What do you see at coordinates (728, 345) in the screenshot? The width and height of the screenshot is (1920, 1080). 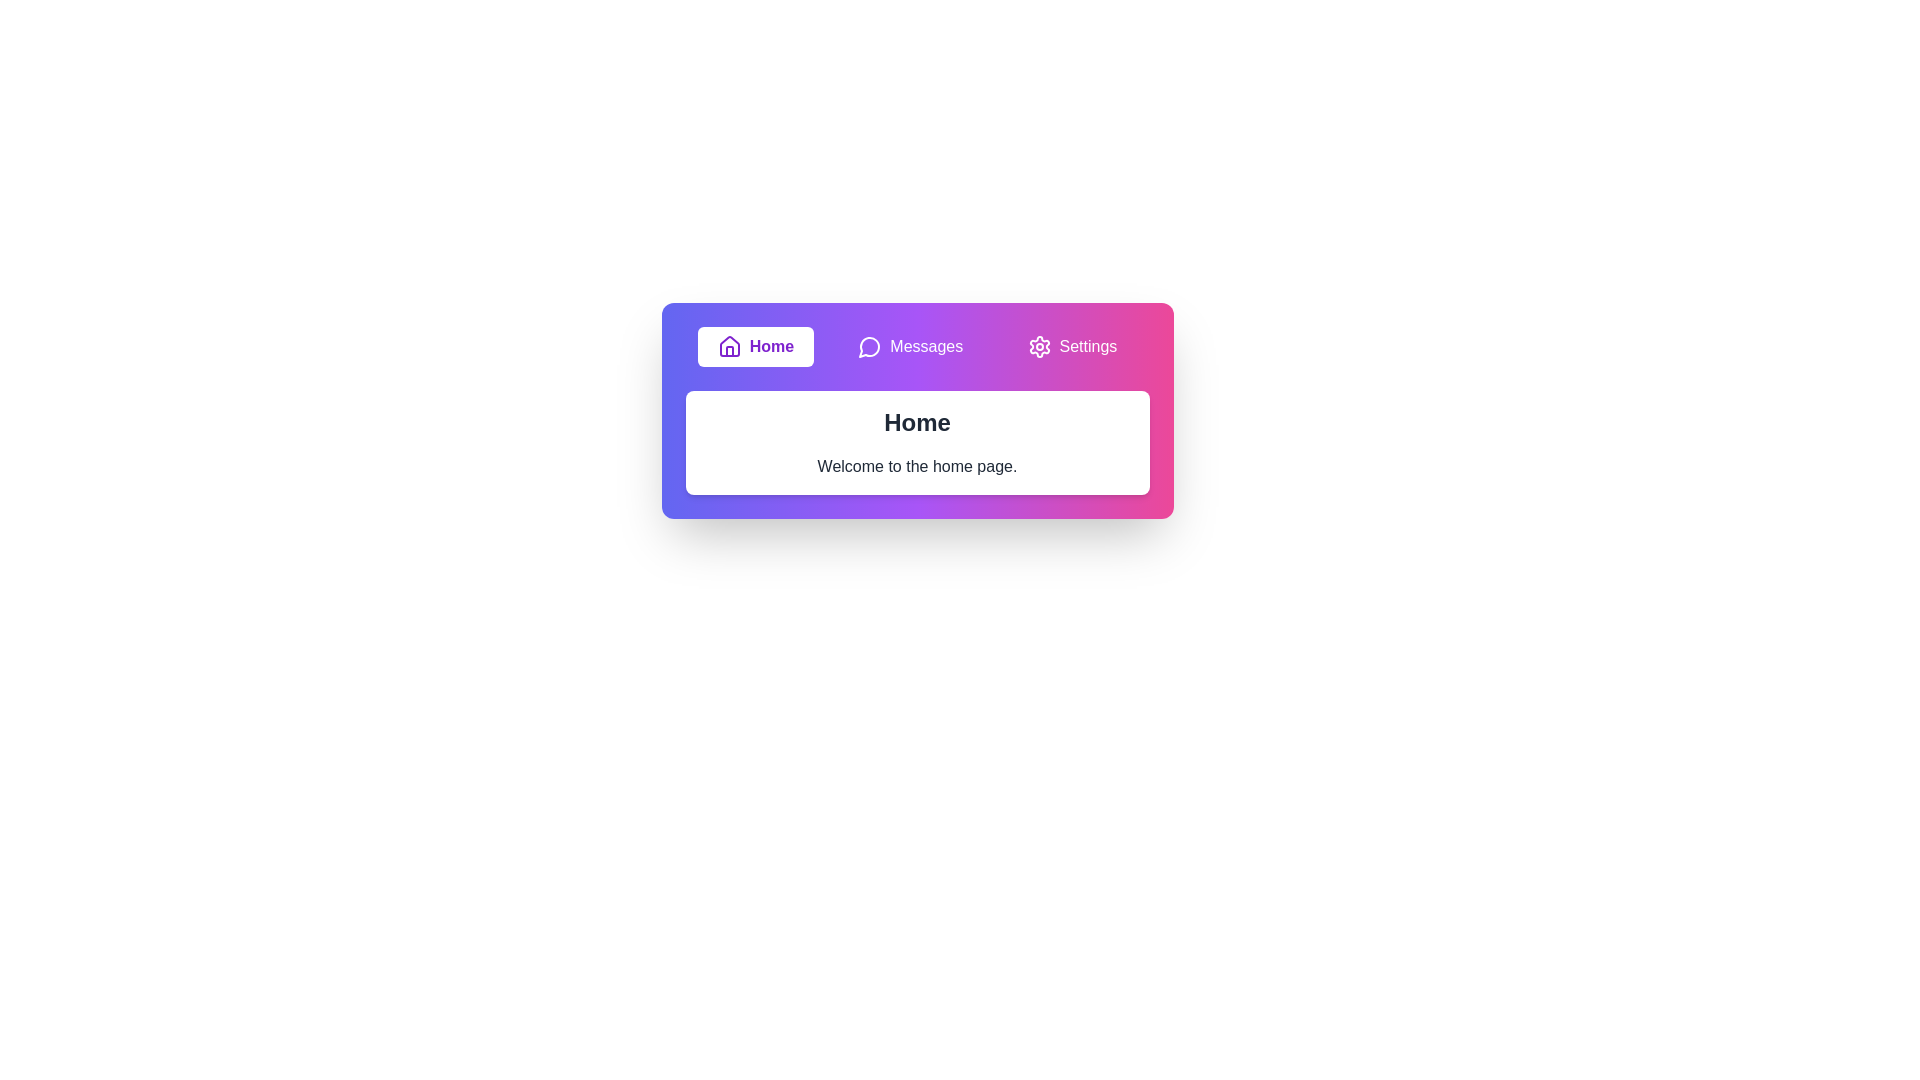 I see `the house-shaped icon with a purple outline located in the Home button of the top navigation menu` at bounding box center [728, 345].